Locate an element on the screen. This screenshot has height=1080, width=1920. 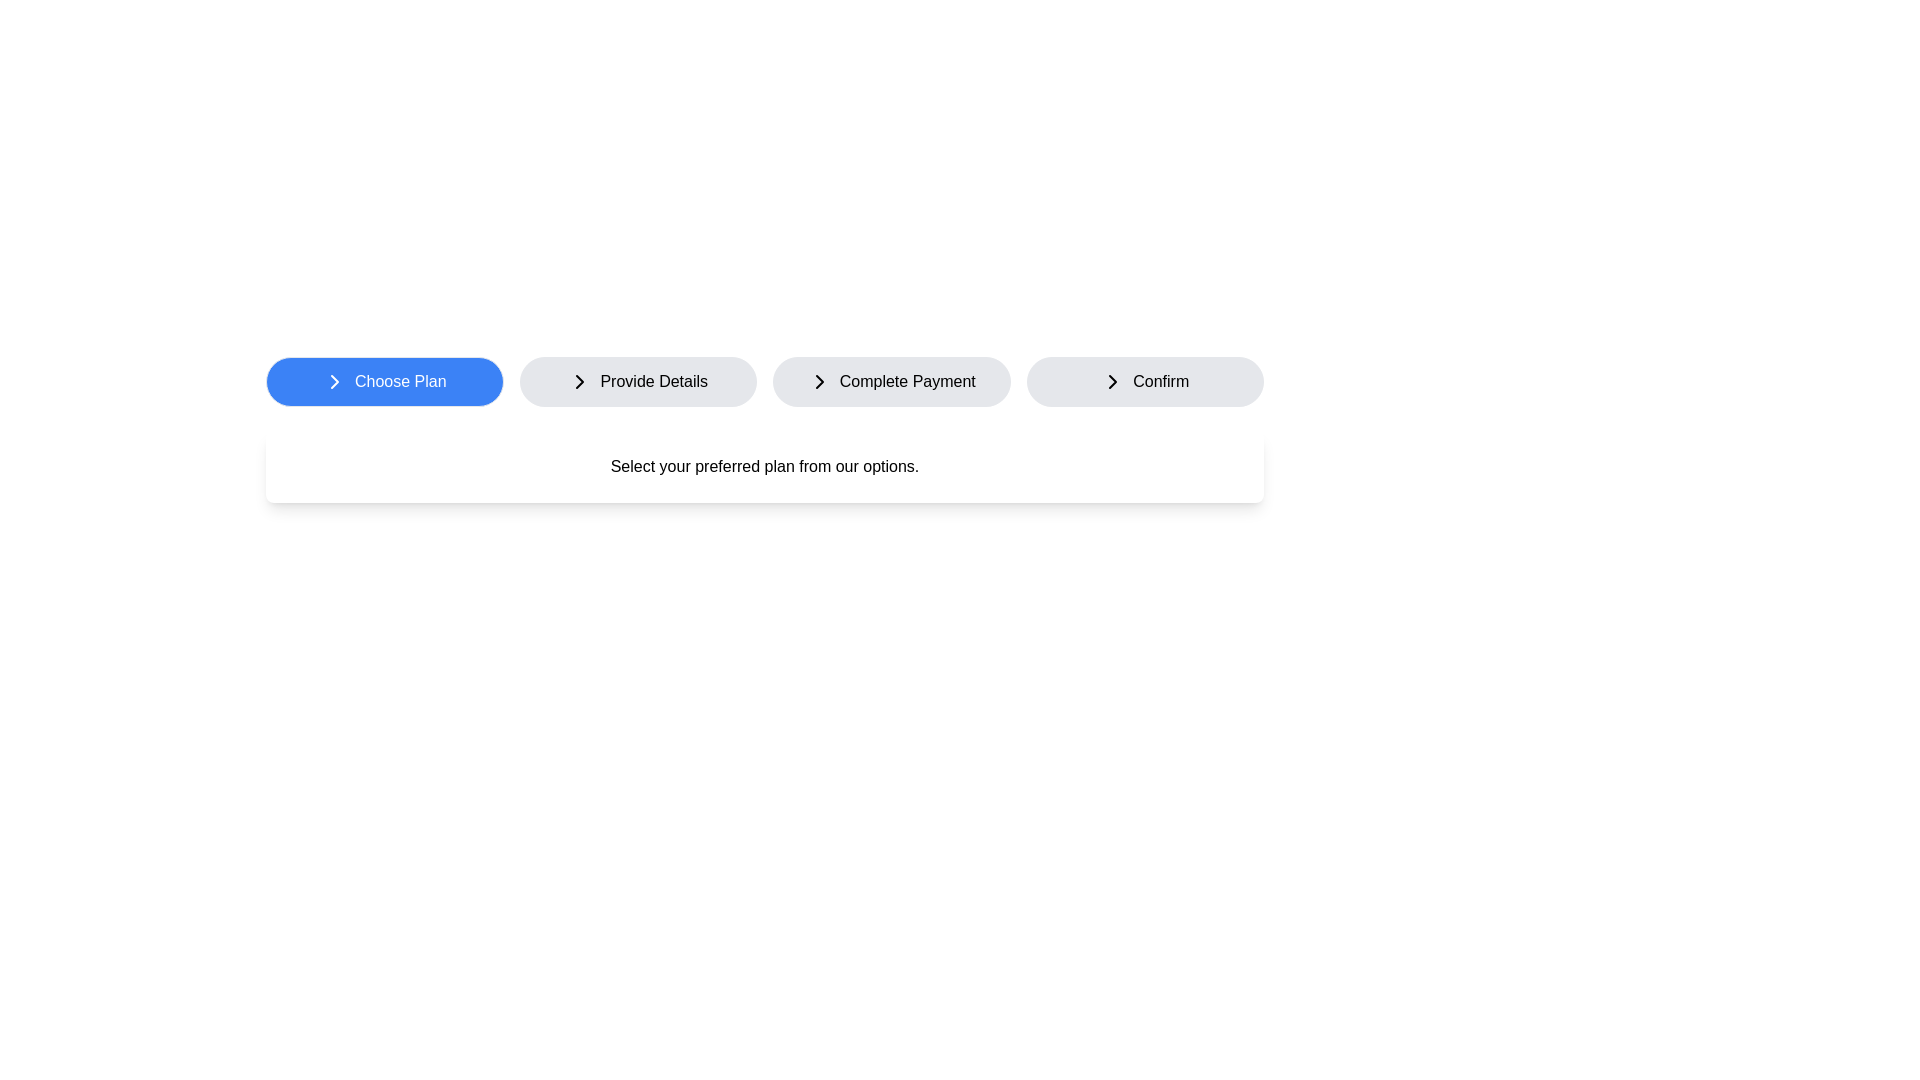
the step button corresponding to Confirm is located at coordinates (1145, 381).